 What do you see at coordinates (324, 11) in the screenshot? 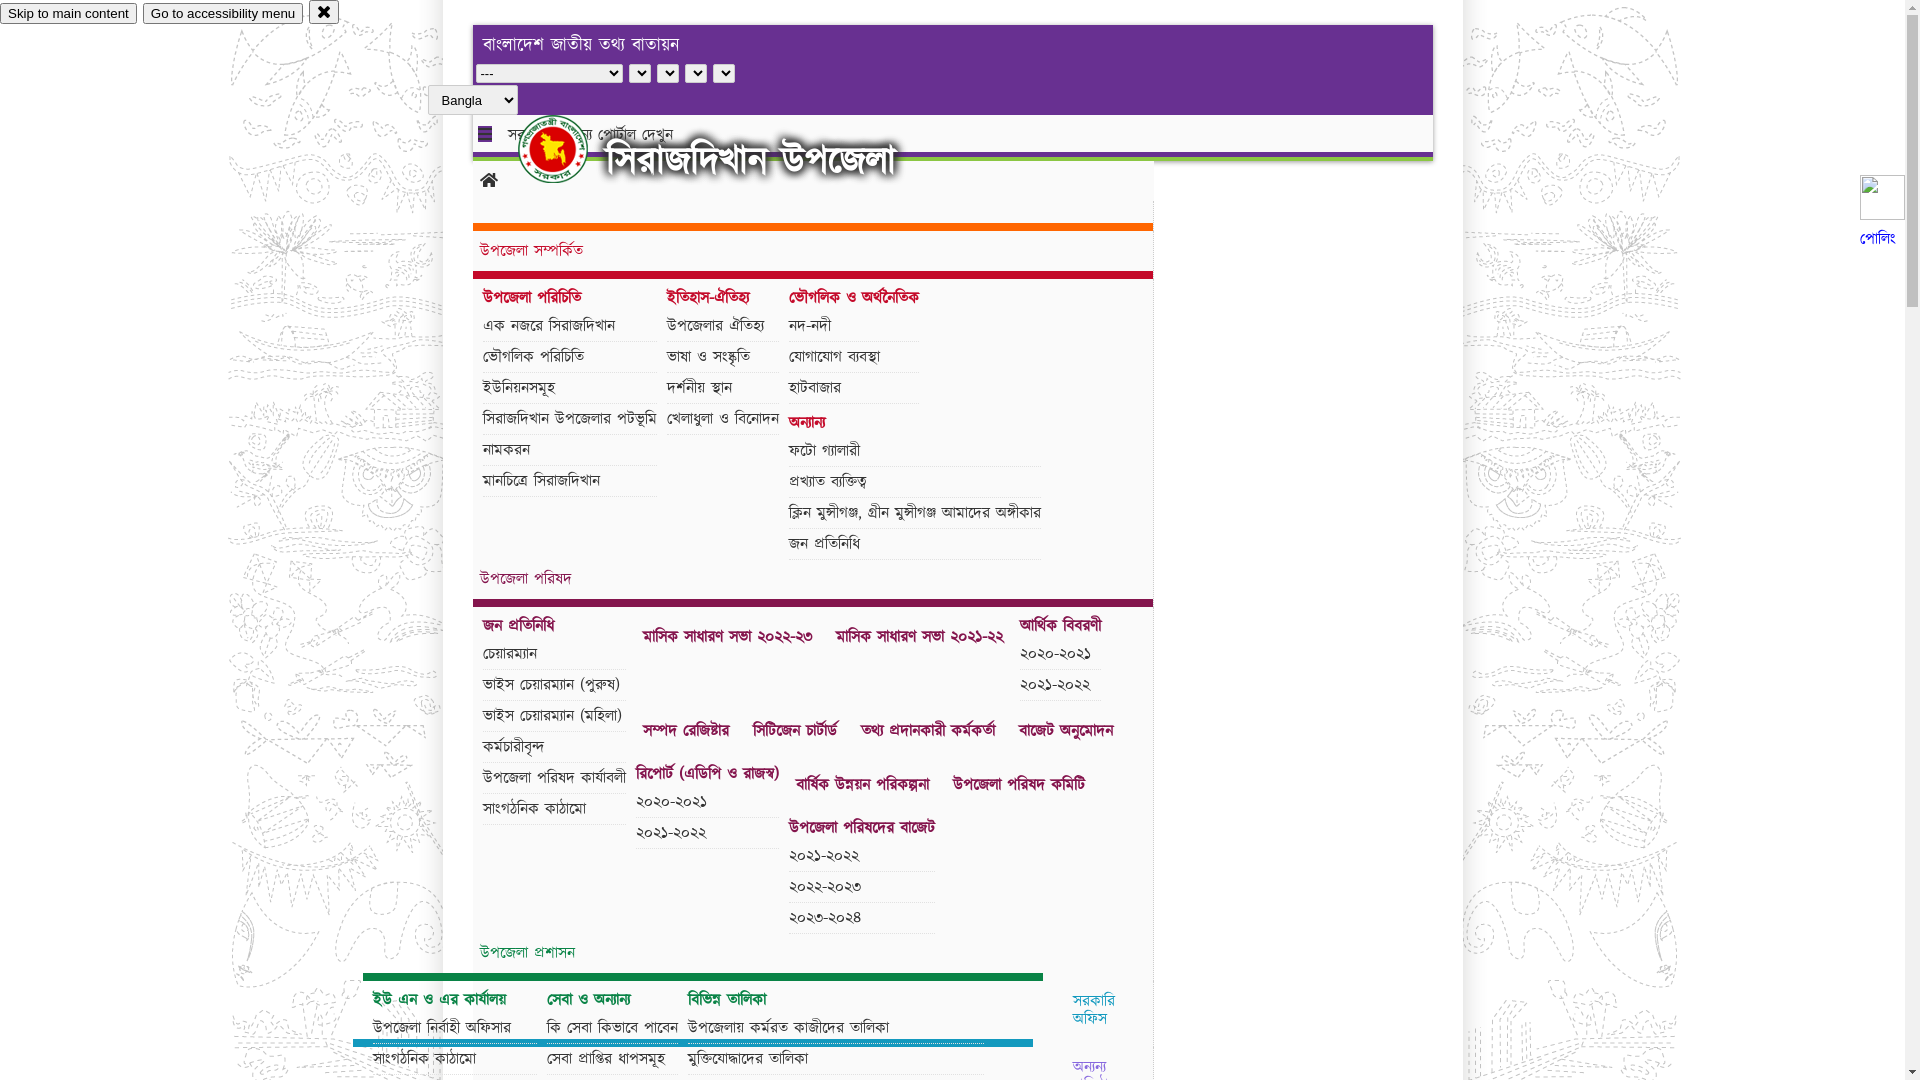
I see `'close'` at bounding box center [324, 11].